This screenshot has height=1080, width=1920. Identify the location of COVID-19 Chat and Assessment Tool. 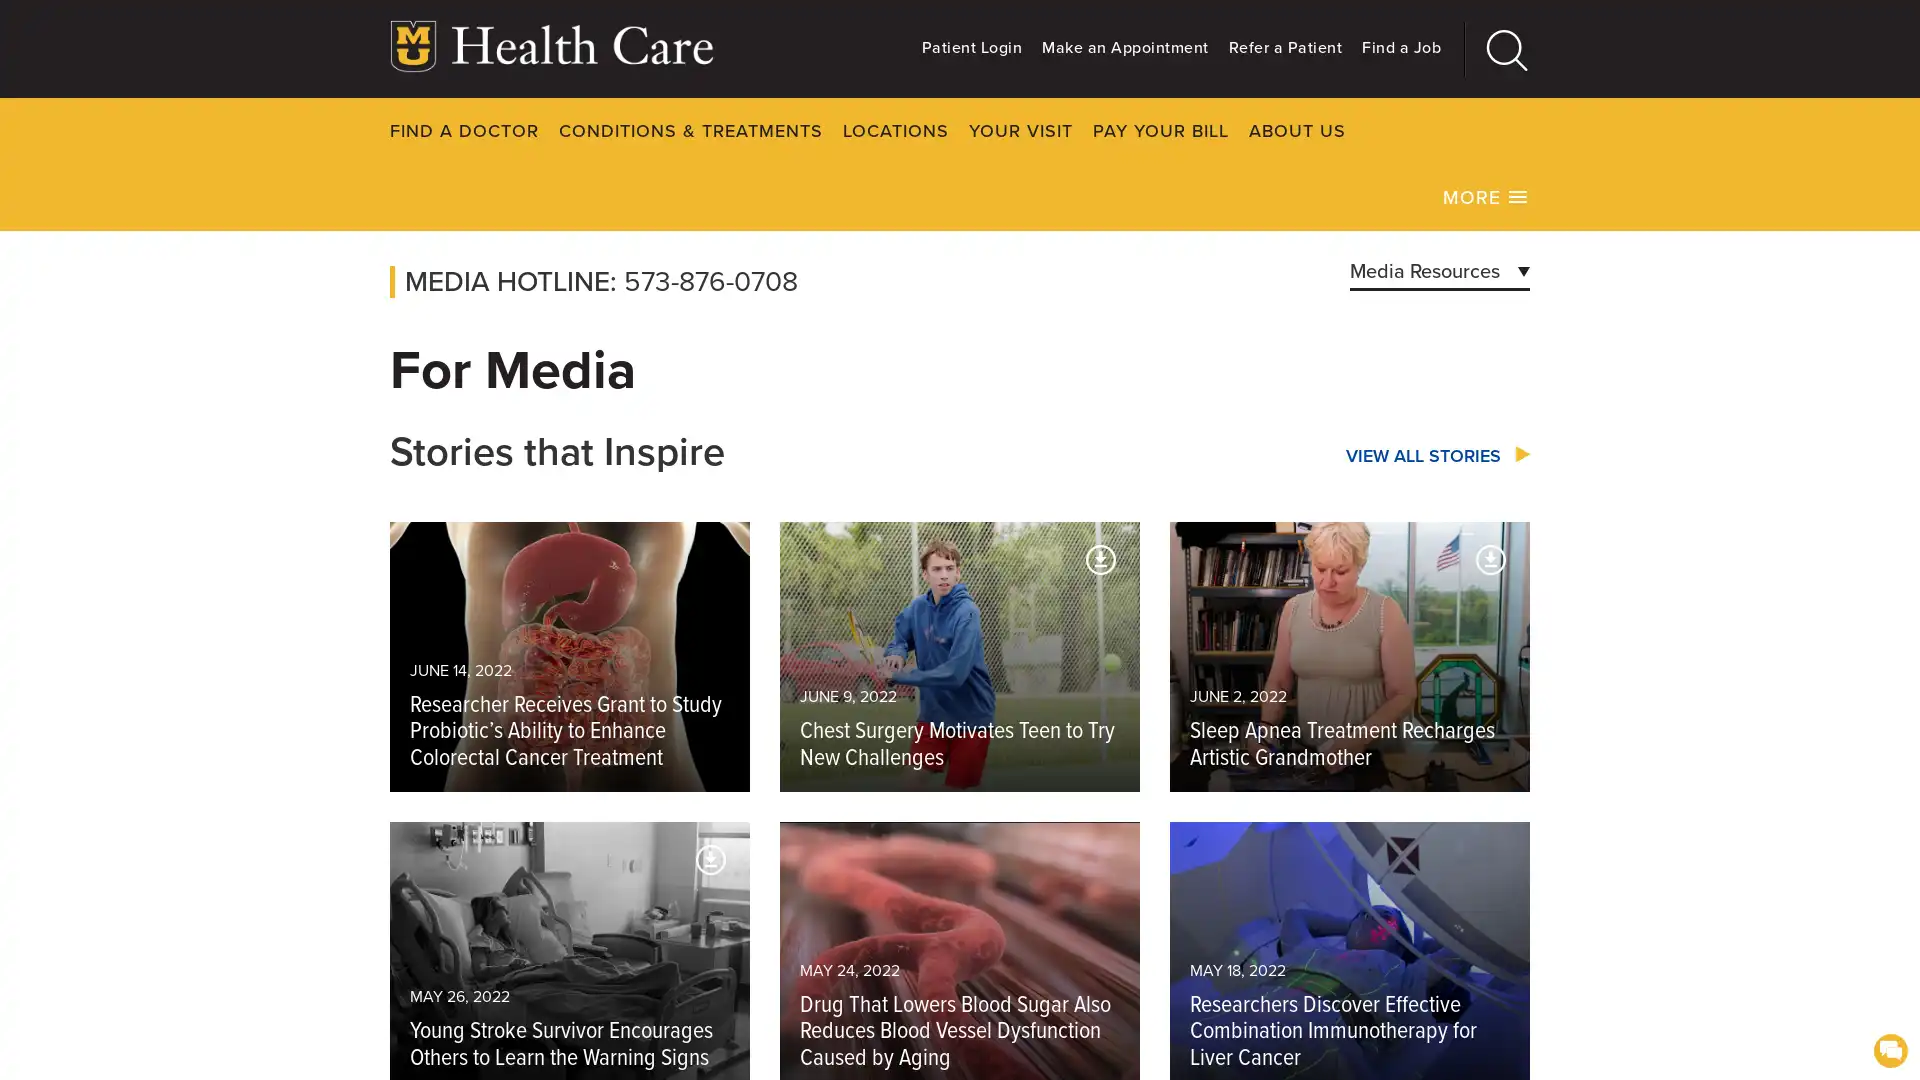
(1889, 1048).